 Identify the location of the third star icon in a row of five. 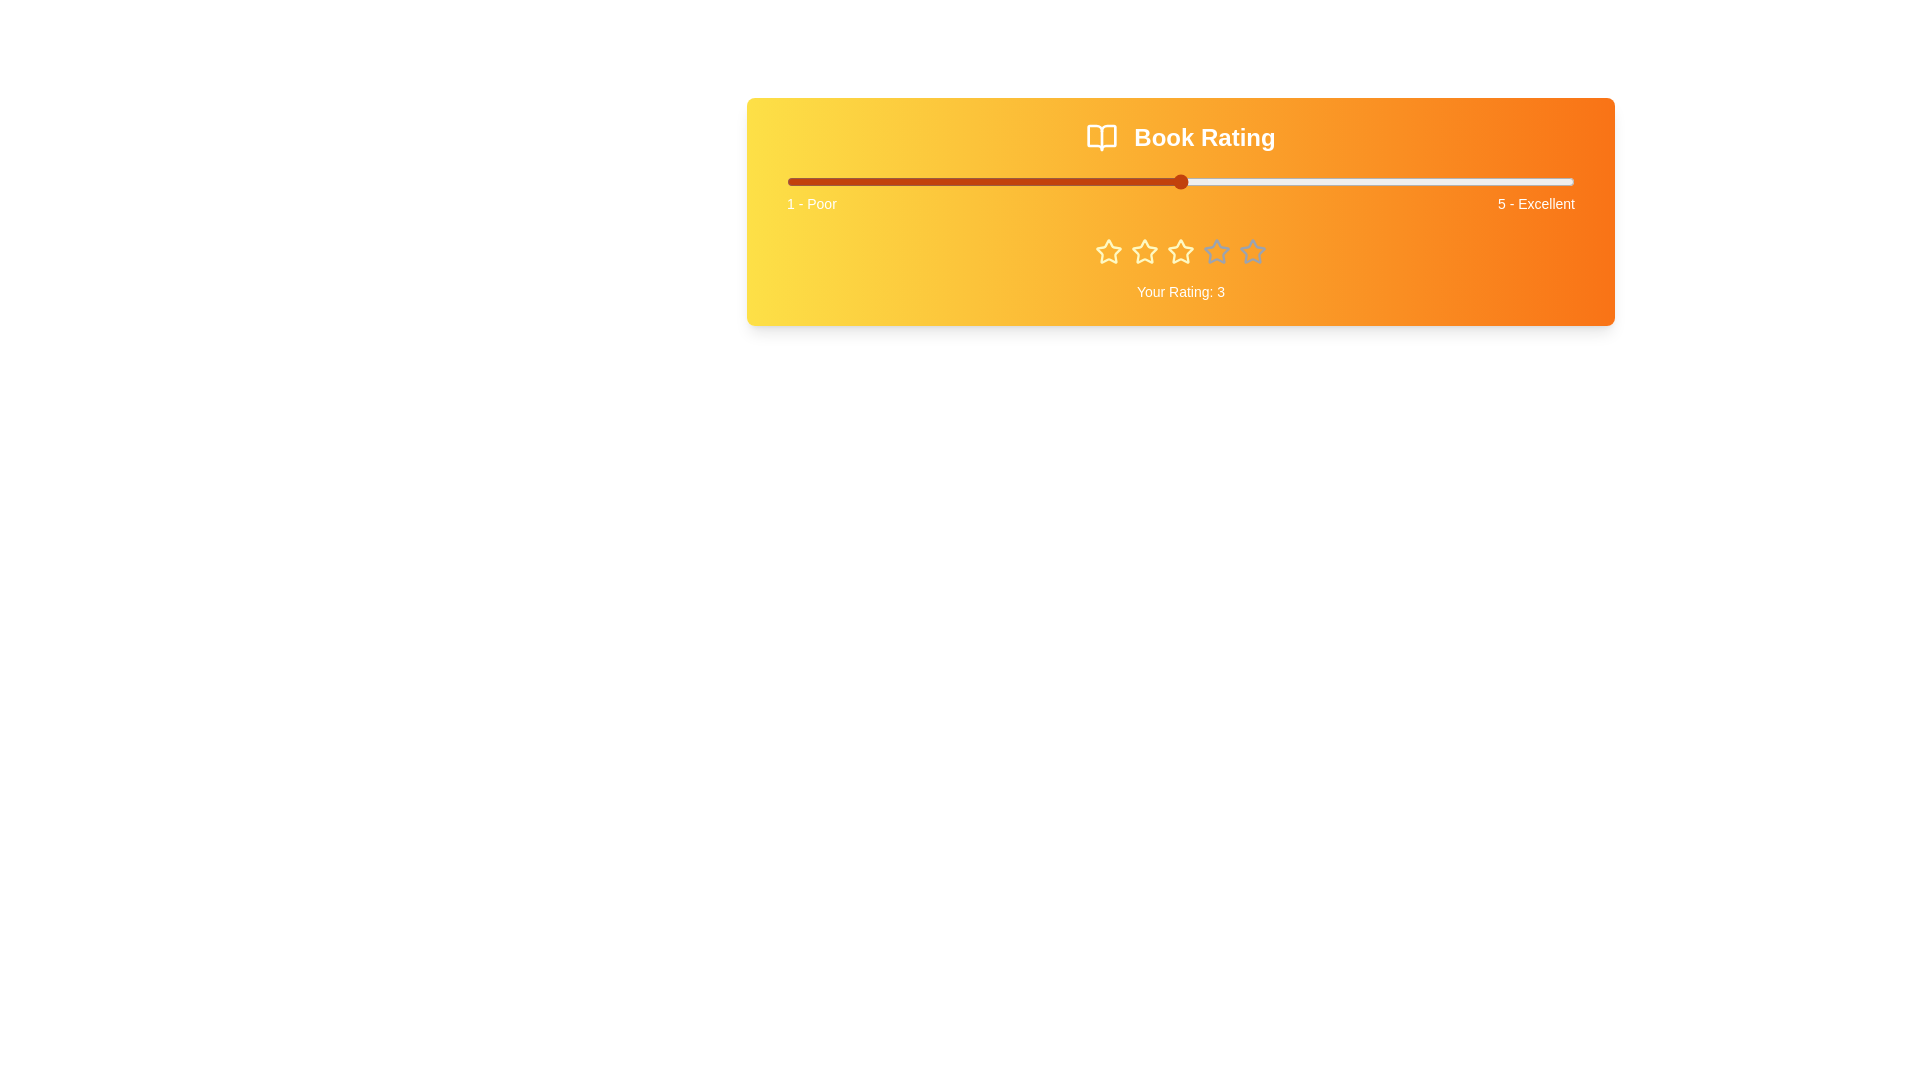
(1180, 250).